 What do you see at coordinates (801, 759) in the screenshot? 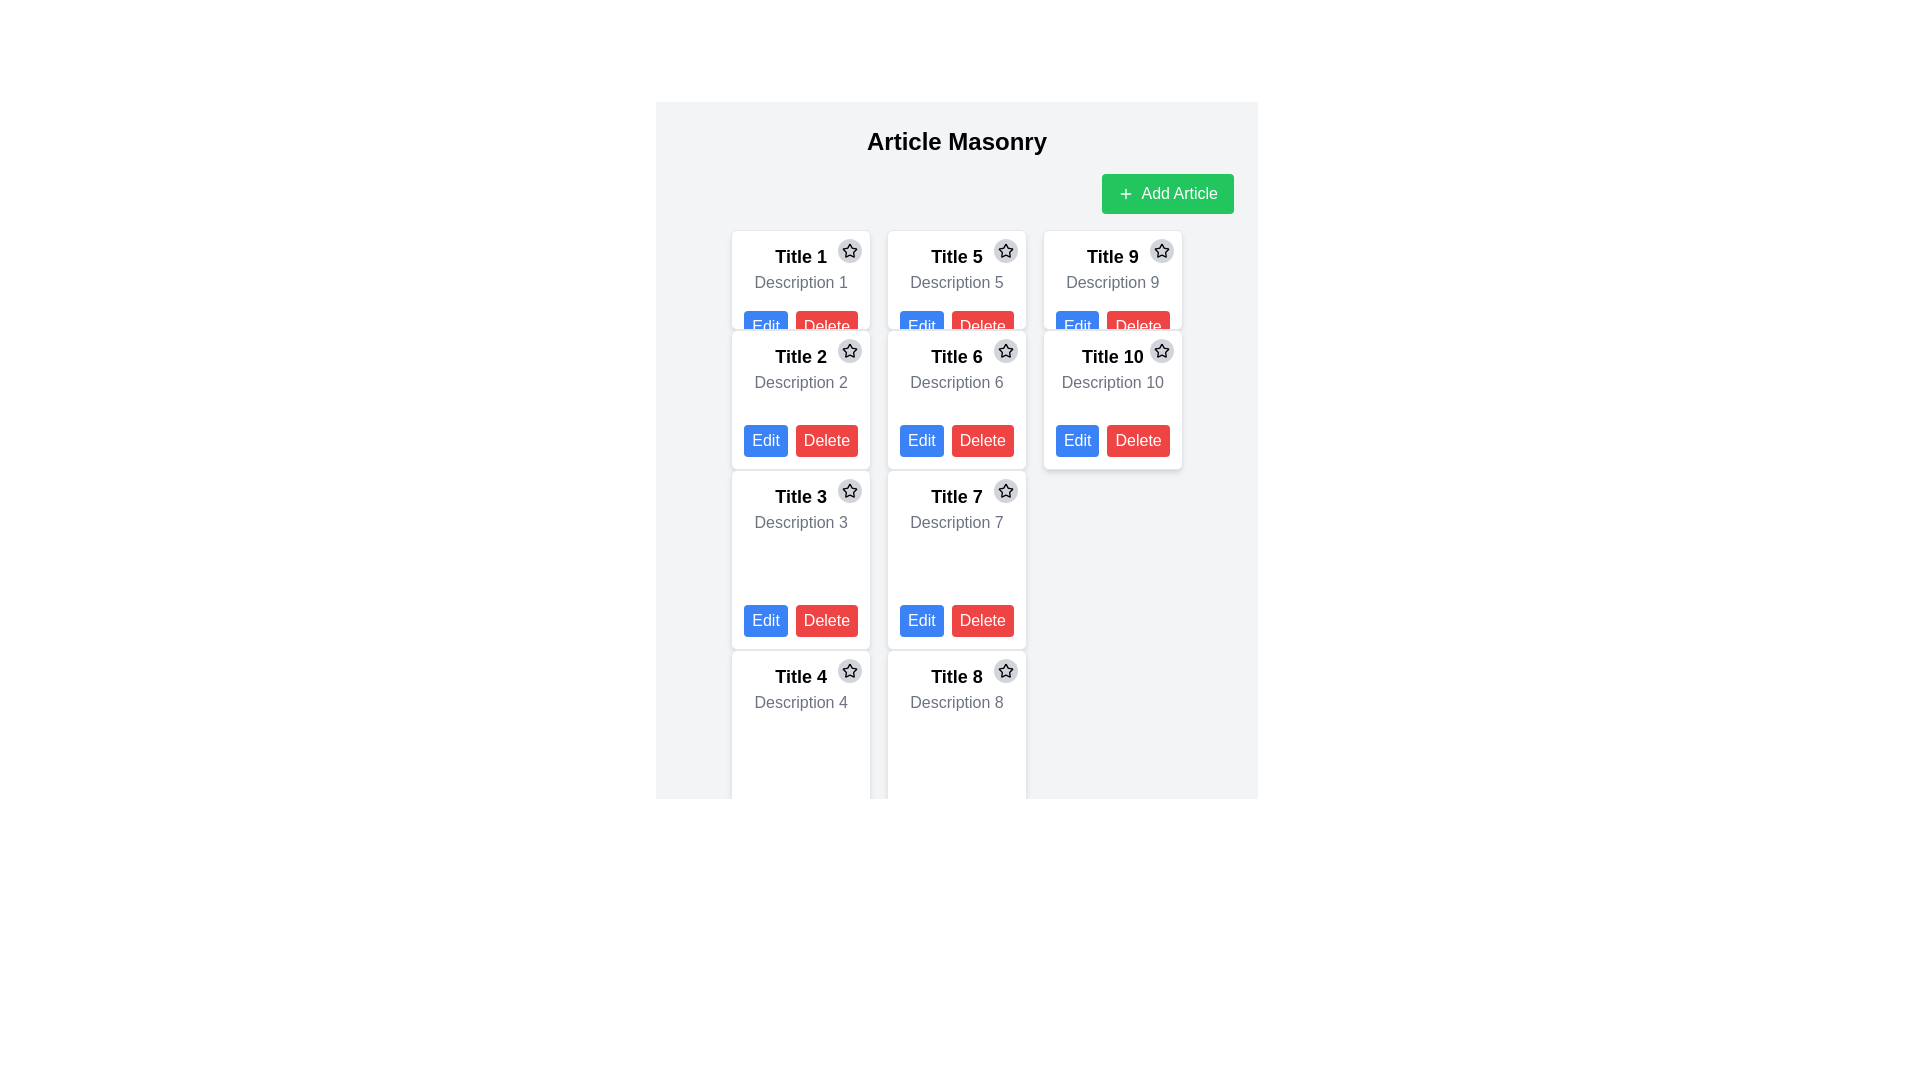
I see `the fourth card in the list, which is located in the leftmost column of the fourth row` at bounding box center [801, 759].